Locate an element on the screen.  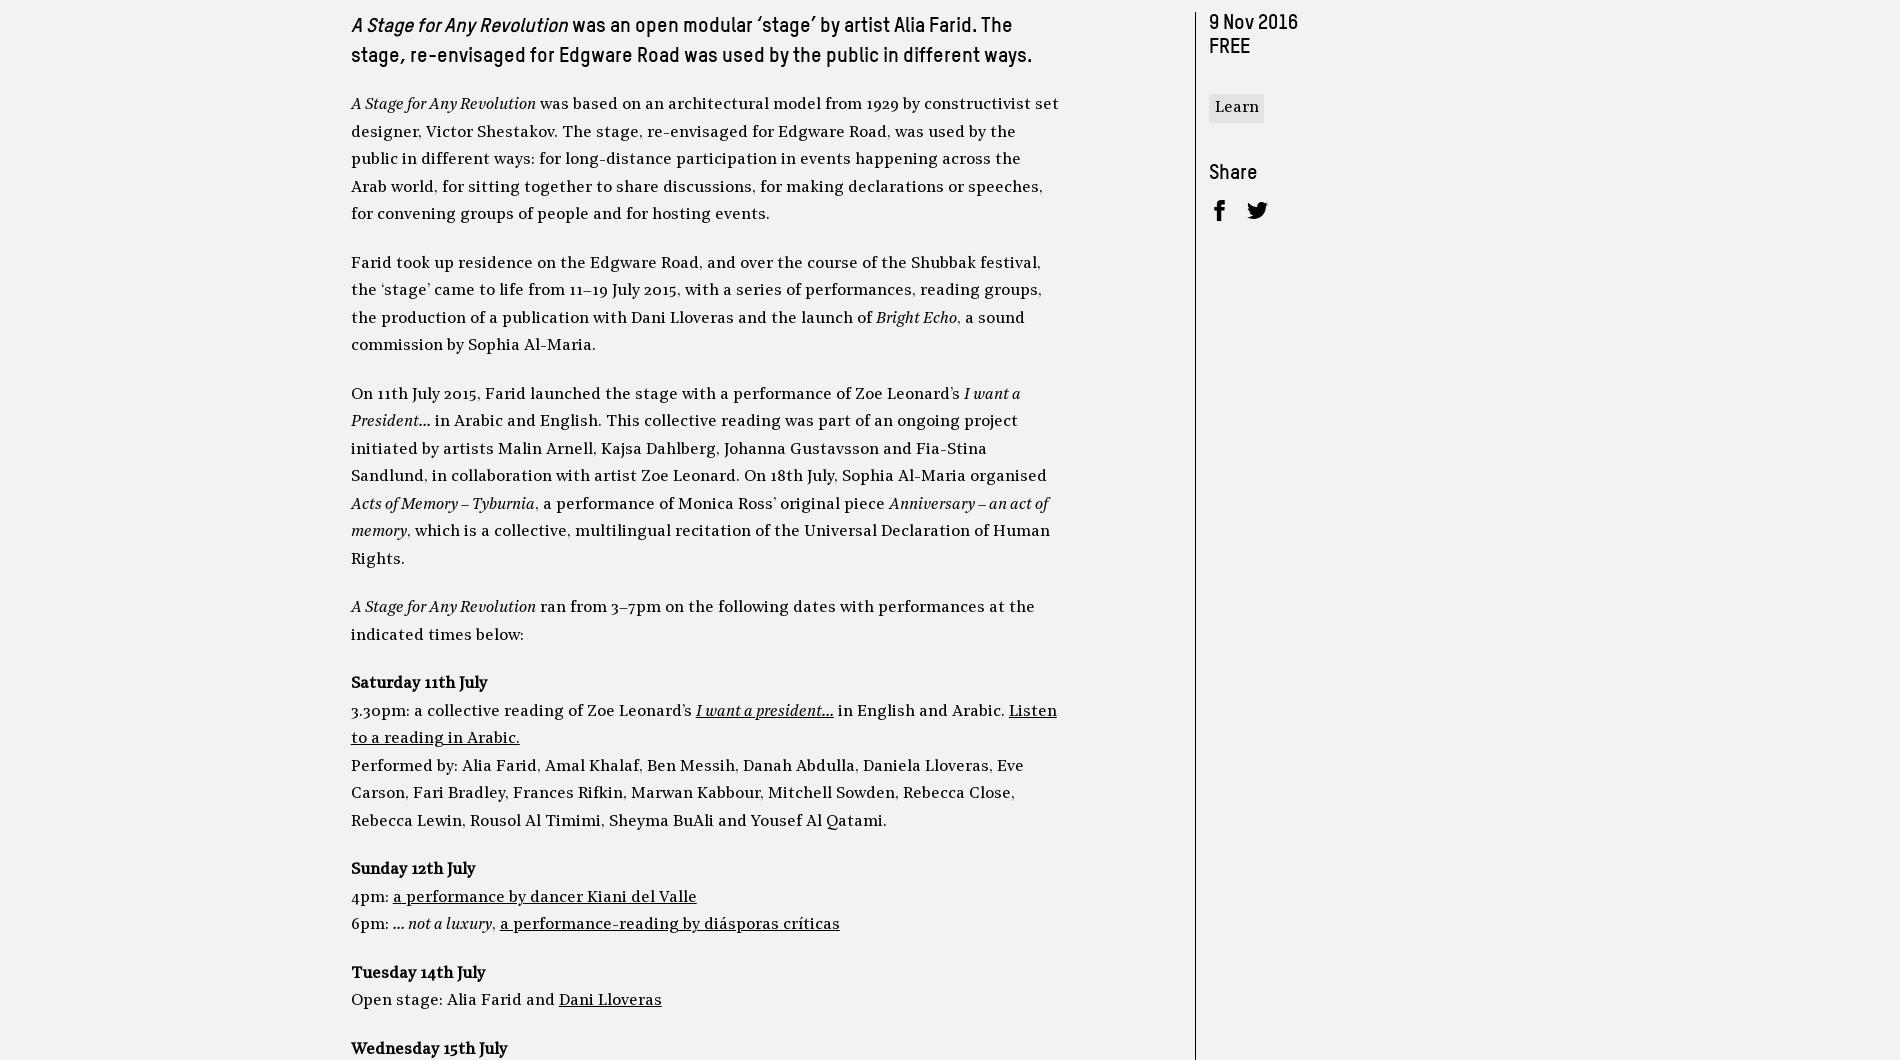
'was an open modular ‘stage’ by artist Alia Farid. The stage, re-envisaged for Edgware Road was used by the public in different ways.' is located at coordinates (690, 41).